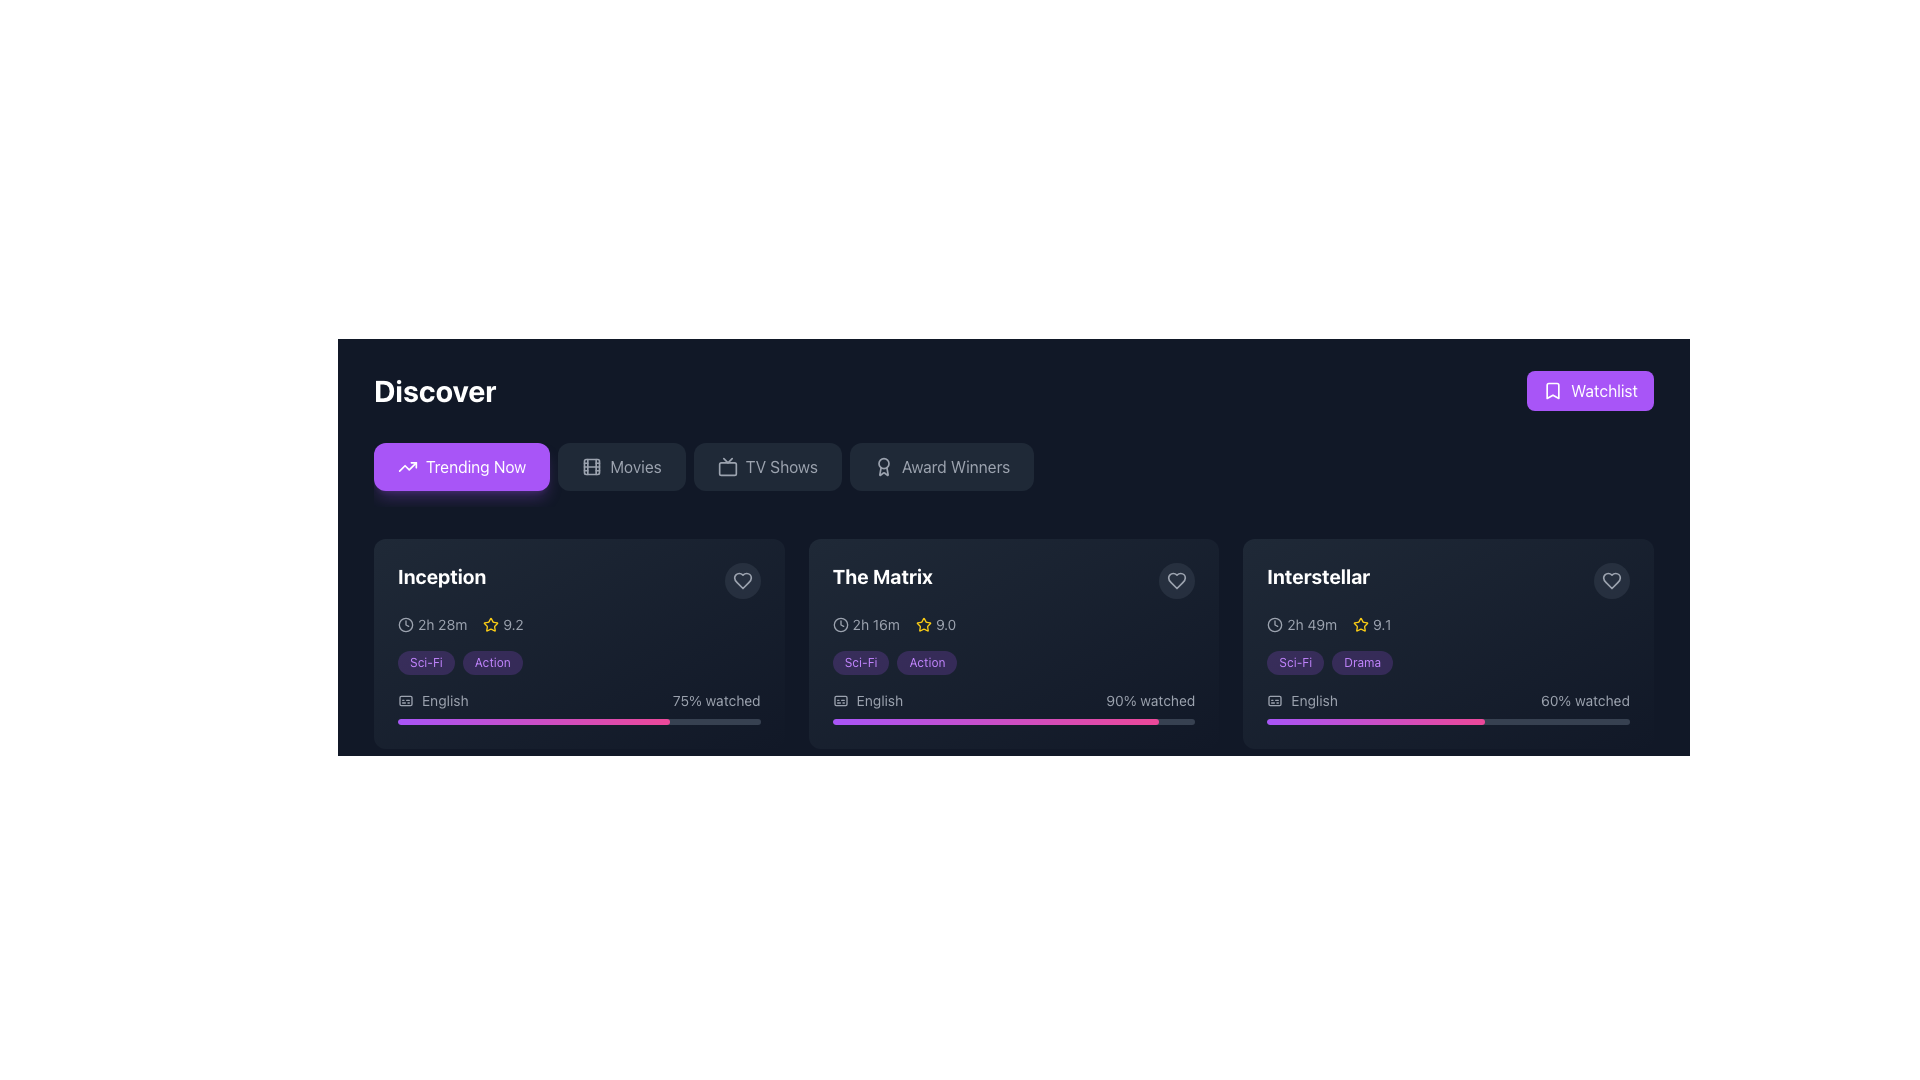 This screenshot has height=1080, width=1920. I want to click on the pill-shaped label with the text 'Sci-Fi' in small purple font, located beneath the movie title 'Interstellar' in the rightmost movie card, so click(1295, 663).